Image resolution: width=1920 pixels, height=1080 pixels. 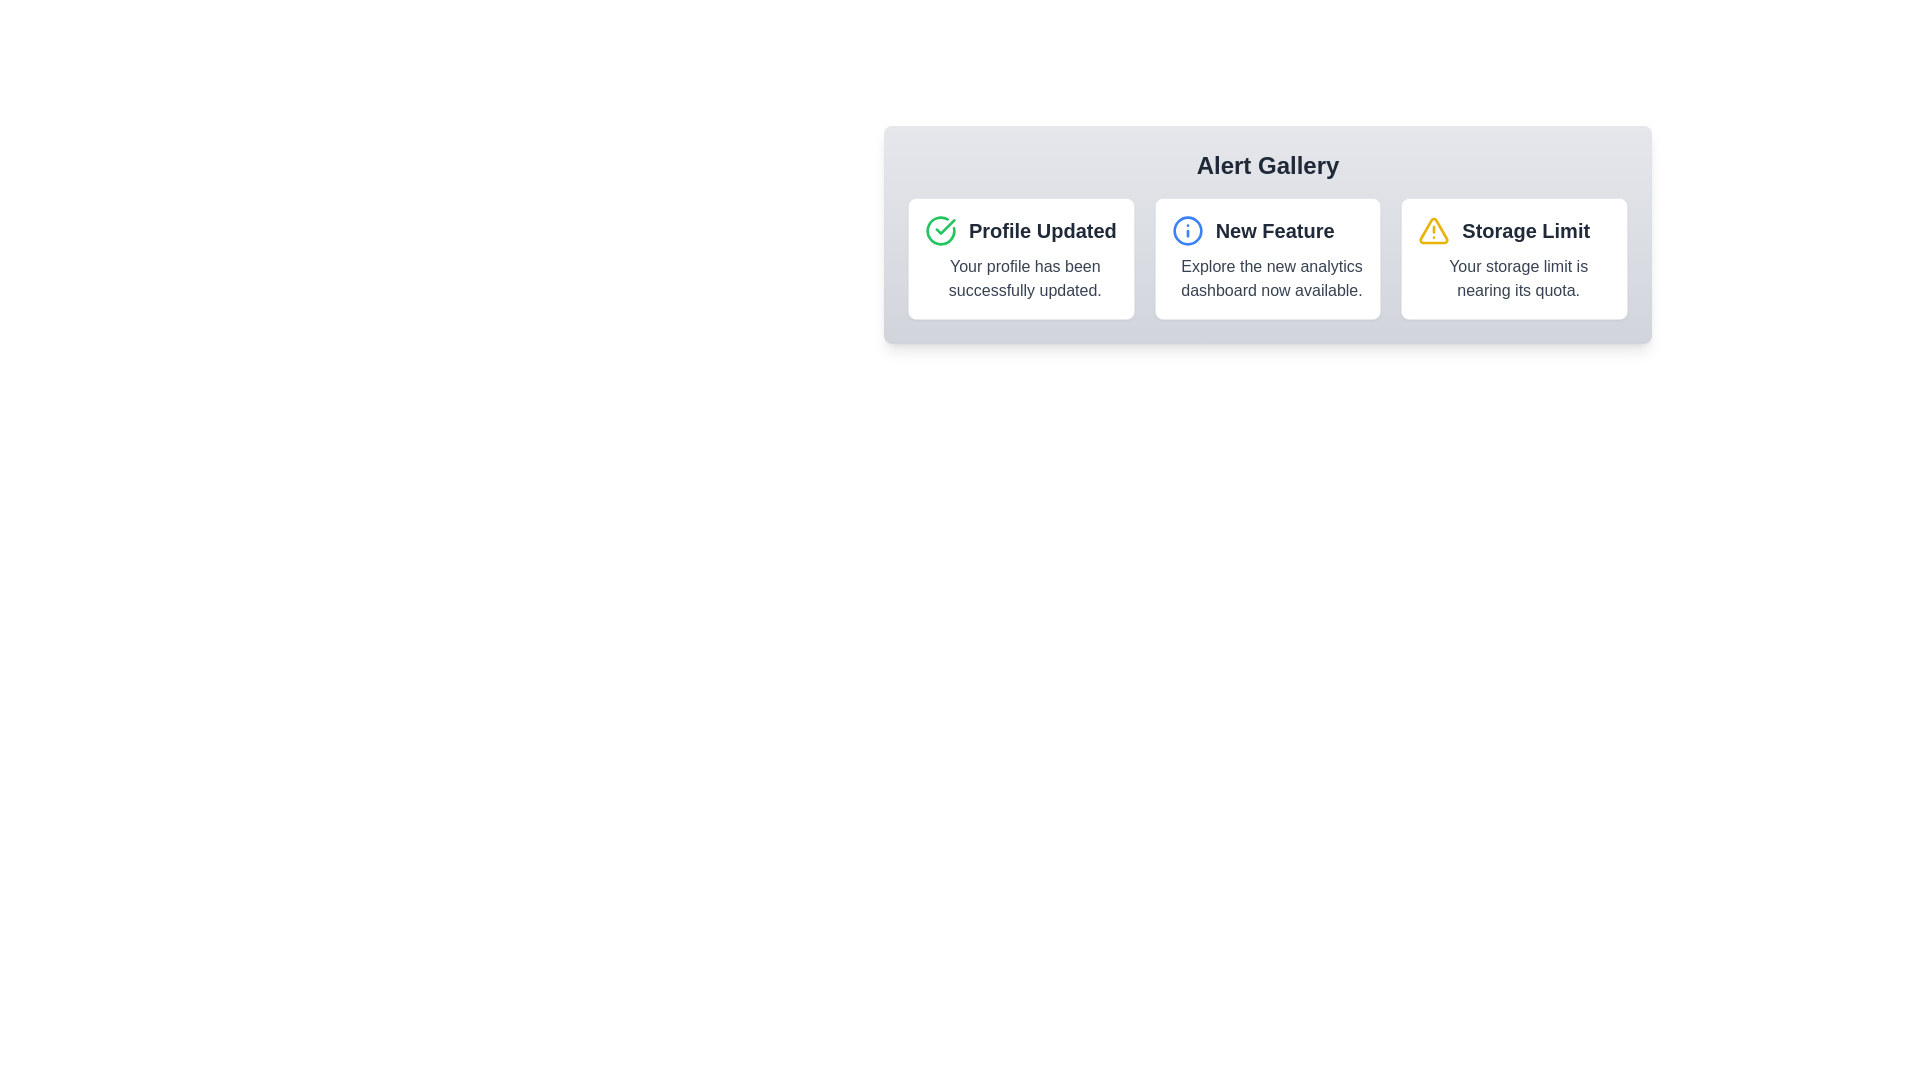 What do you see at coordinates (1187, 230) in the screenshot?
I see `the blue stroke circular element in the center of the information icon located on the 'New Feature' card in the Alert Gallery` at bounding box center [1187, 230].